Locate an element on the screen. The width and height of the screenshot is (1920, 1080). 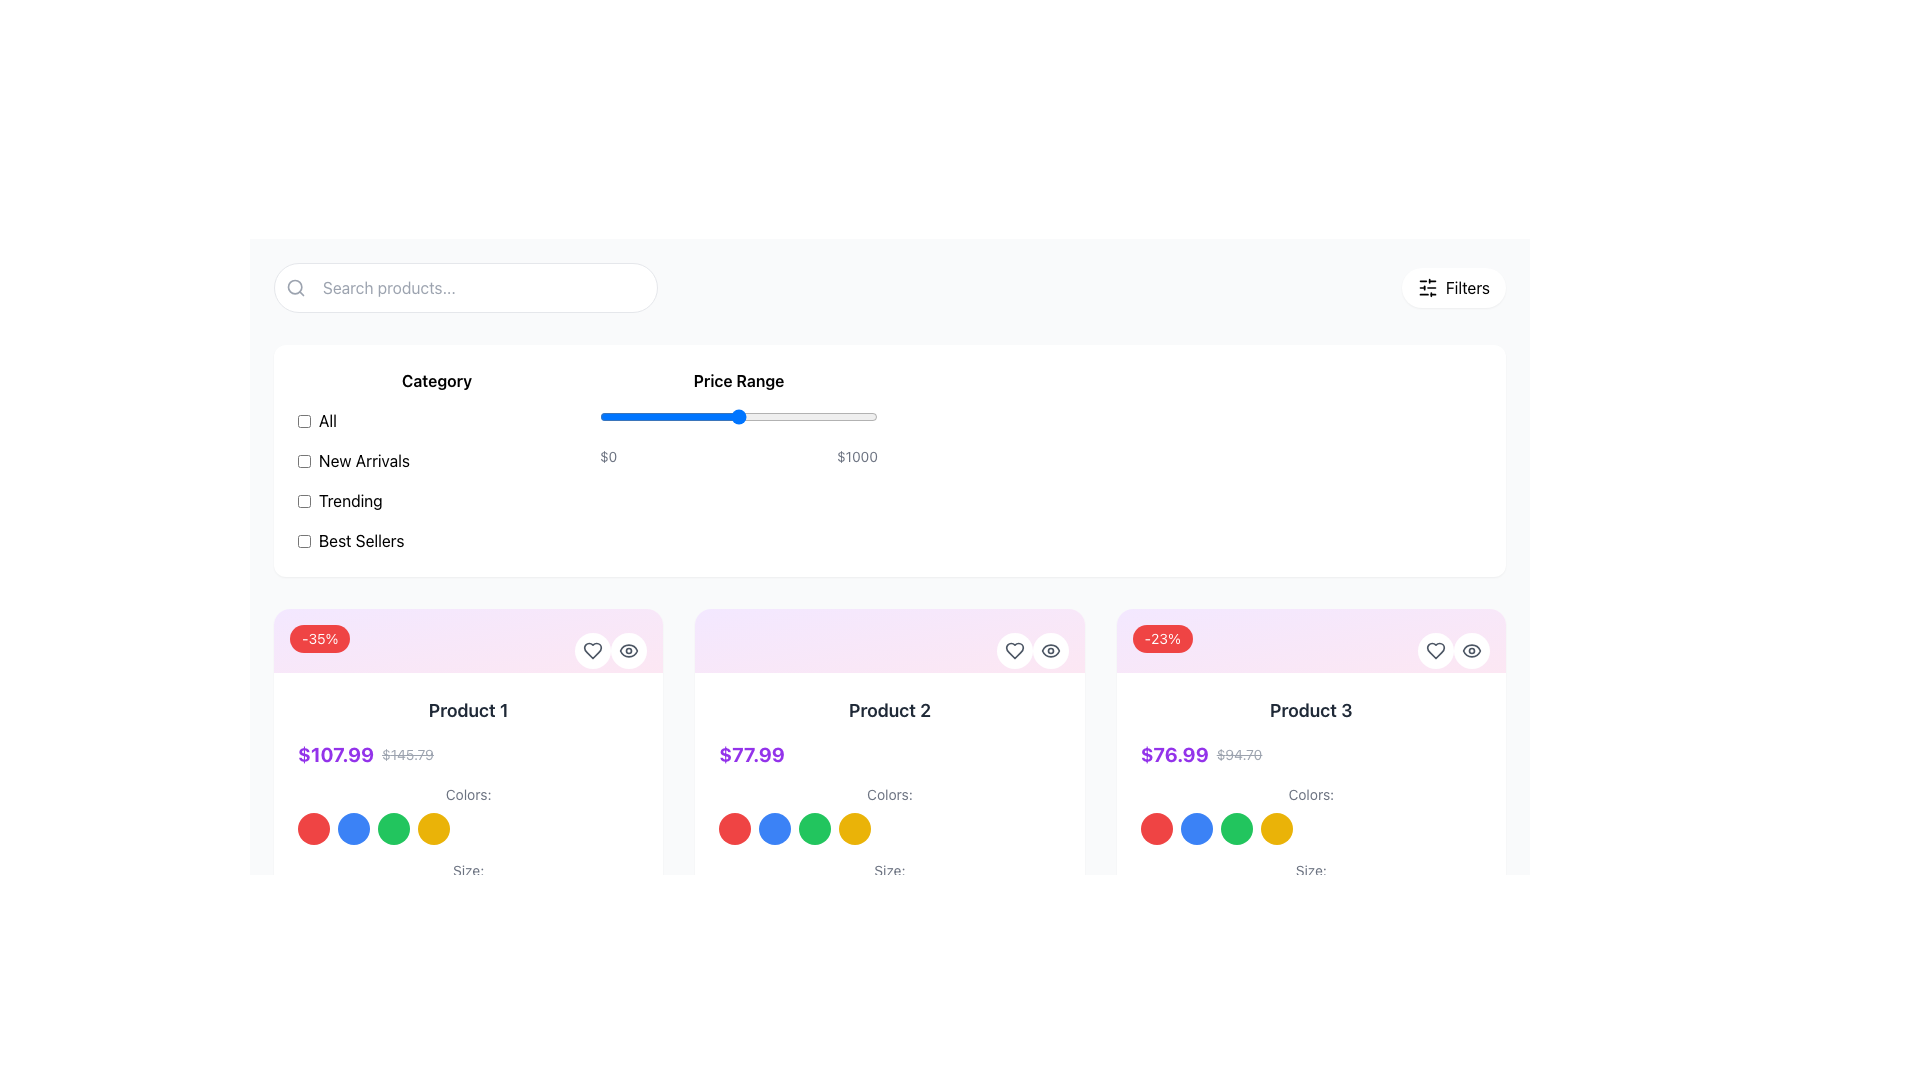
price value displayed in the bold text showing '$77.99' with a purple font color, located in the middle product card (Product 2), at the top section under the product title is located at coordinates (751, 755).